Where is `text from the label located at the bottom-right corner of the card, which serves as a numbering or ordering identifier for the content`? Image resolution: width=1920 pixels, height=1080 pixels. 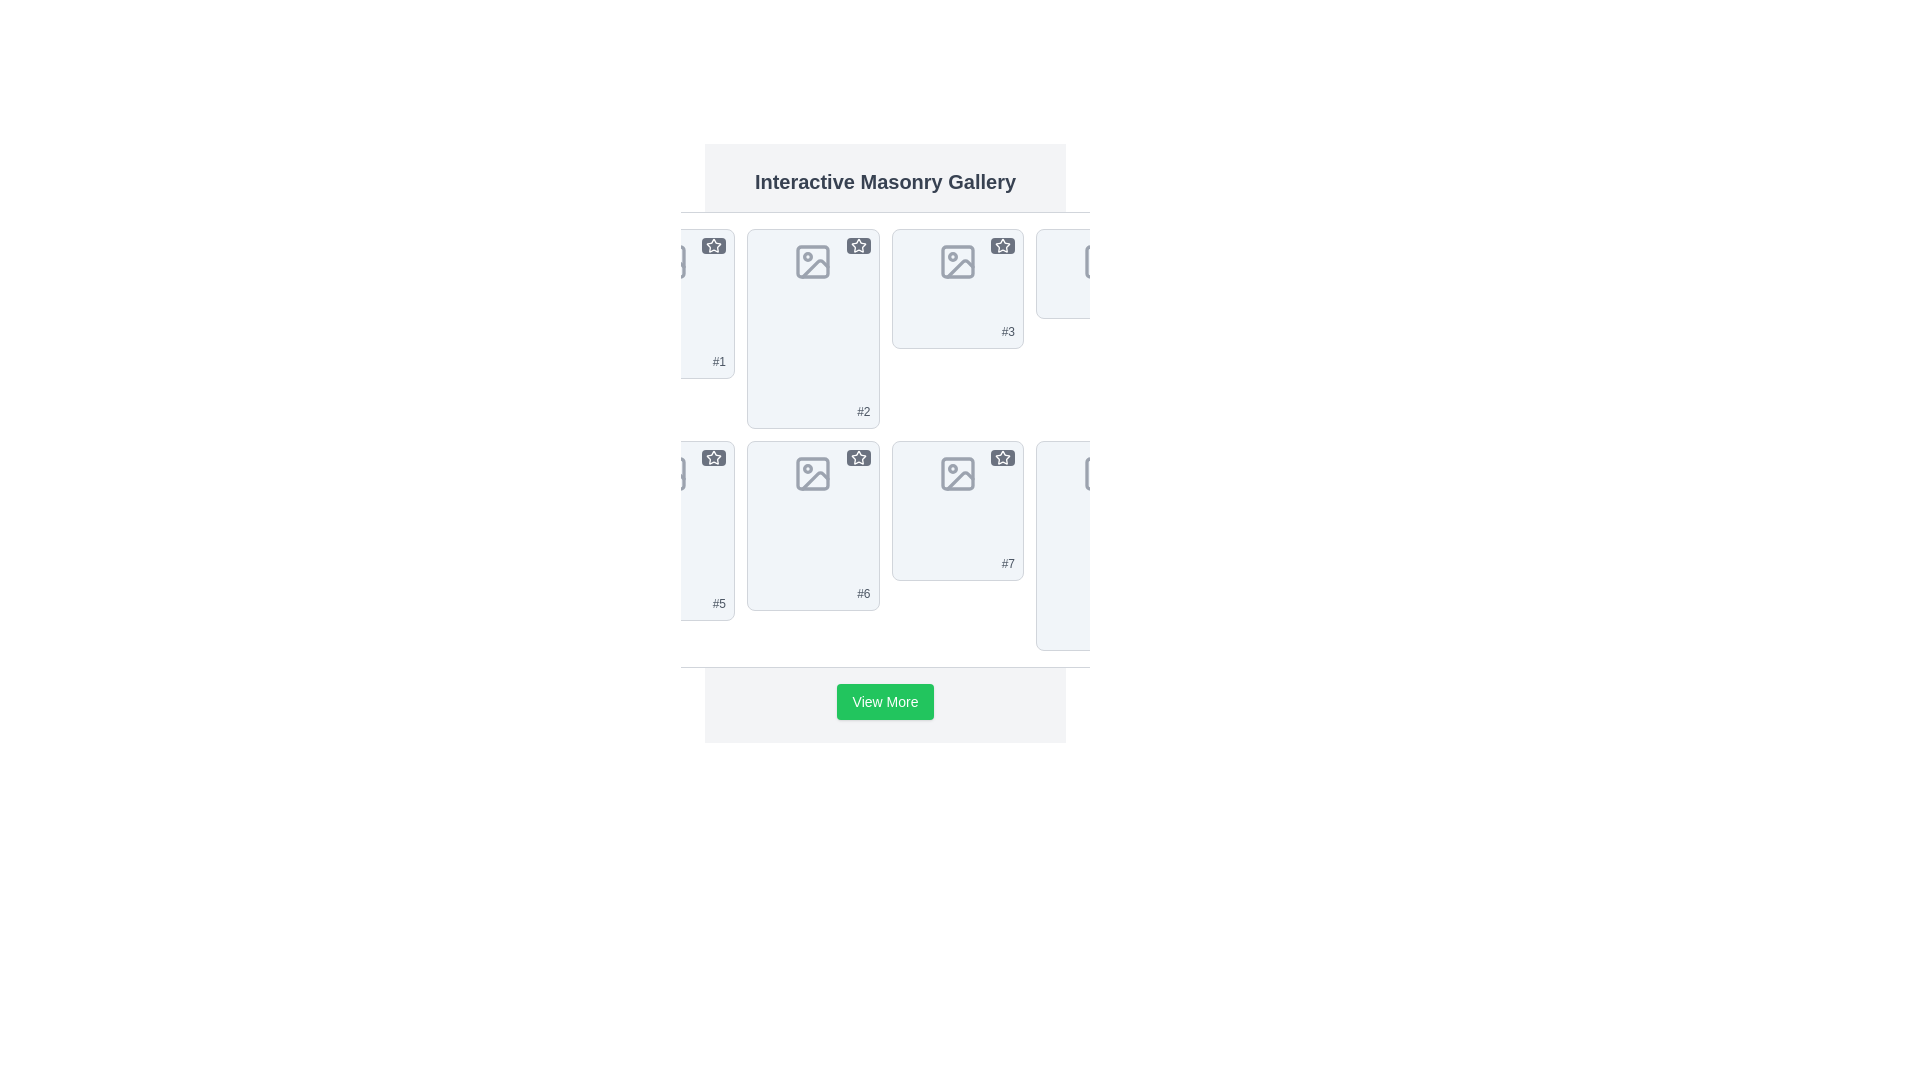
text from the label located at the bottom-right corner of the card, which serves as a numbering or ordering identifier for the content is located at coordinates (1008, 330).